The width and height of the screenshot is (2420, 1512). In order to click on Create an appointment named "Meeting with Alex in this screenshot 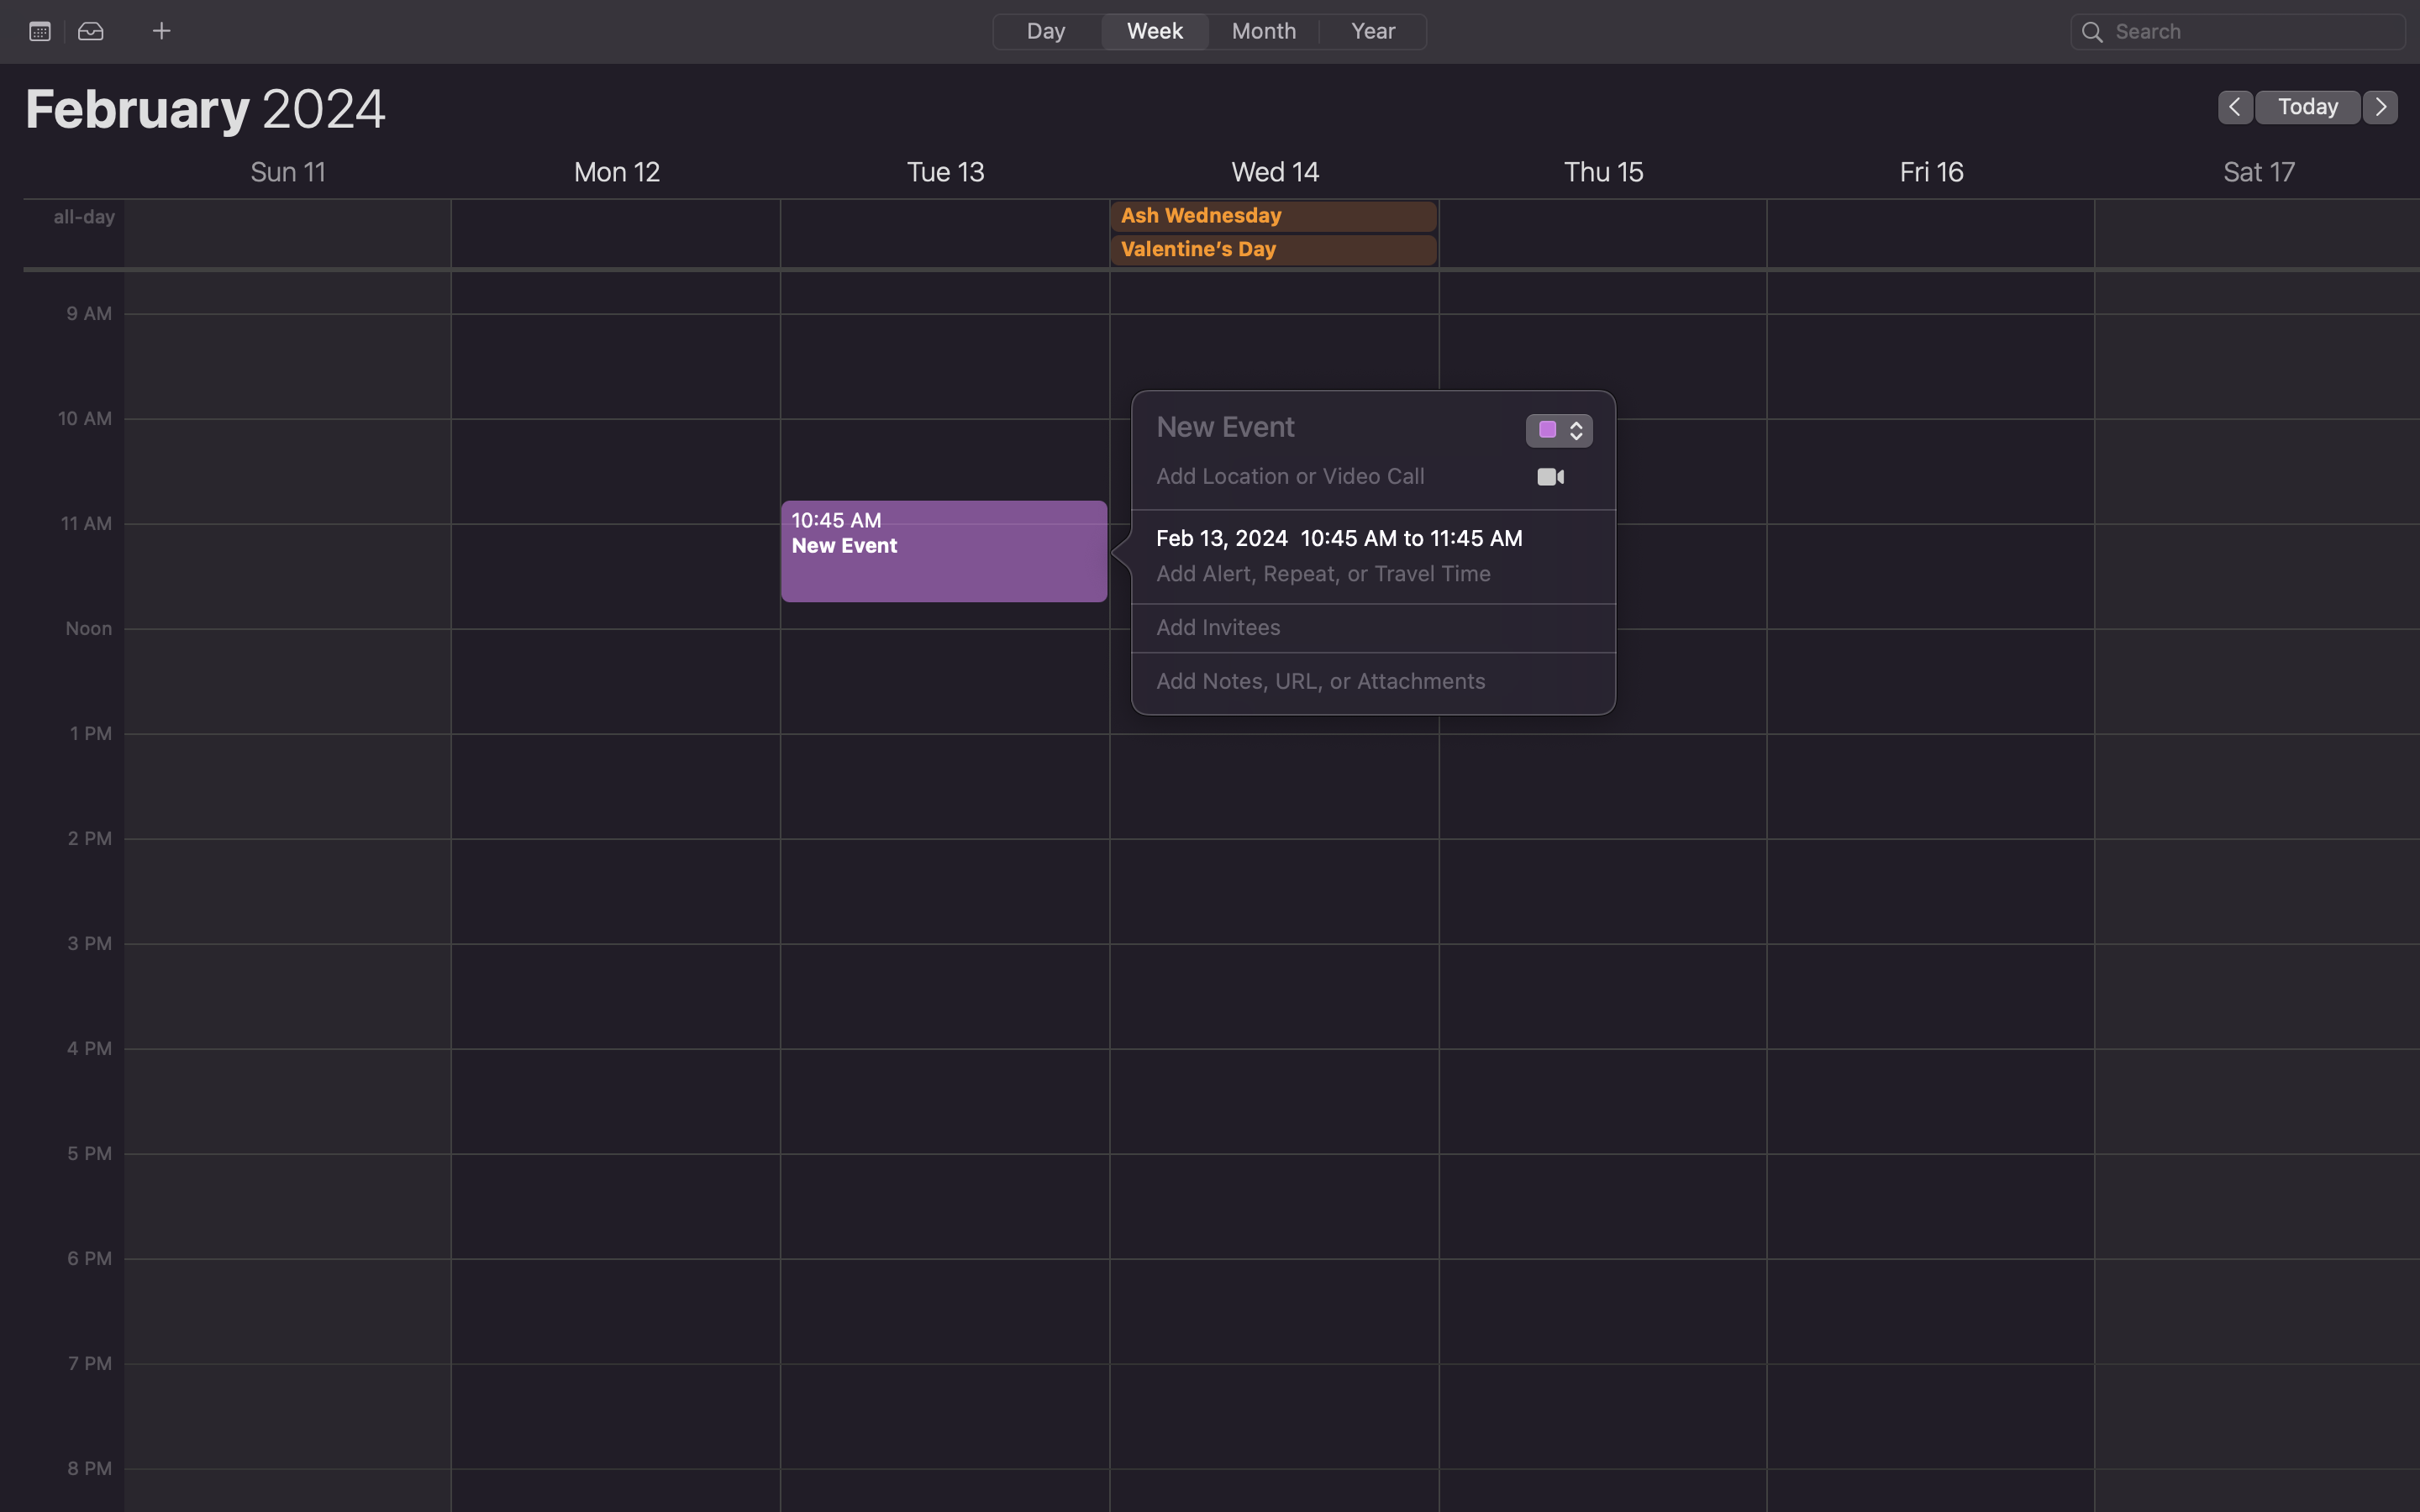, I will do `click(1324, 425)`.